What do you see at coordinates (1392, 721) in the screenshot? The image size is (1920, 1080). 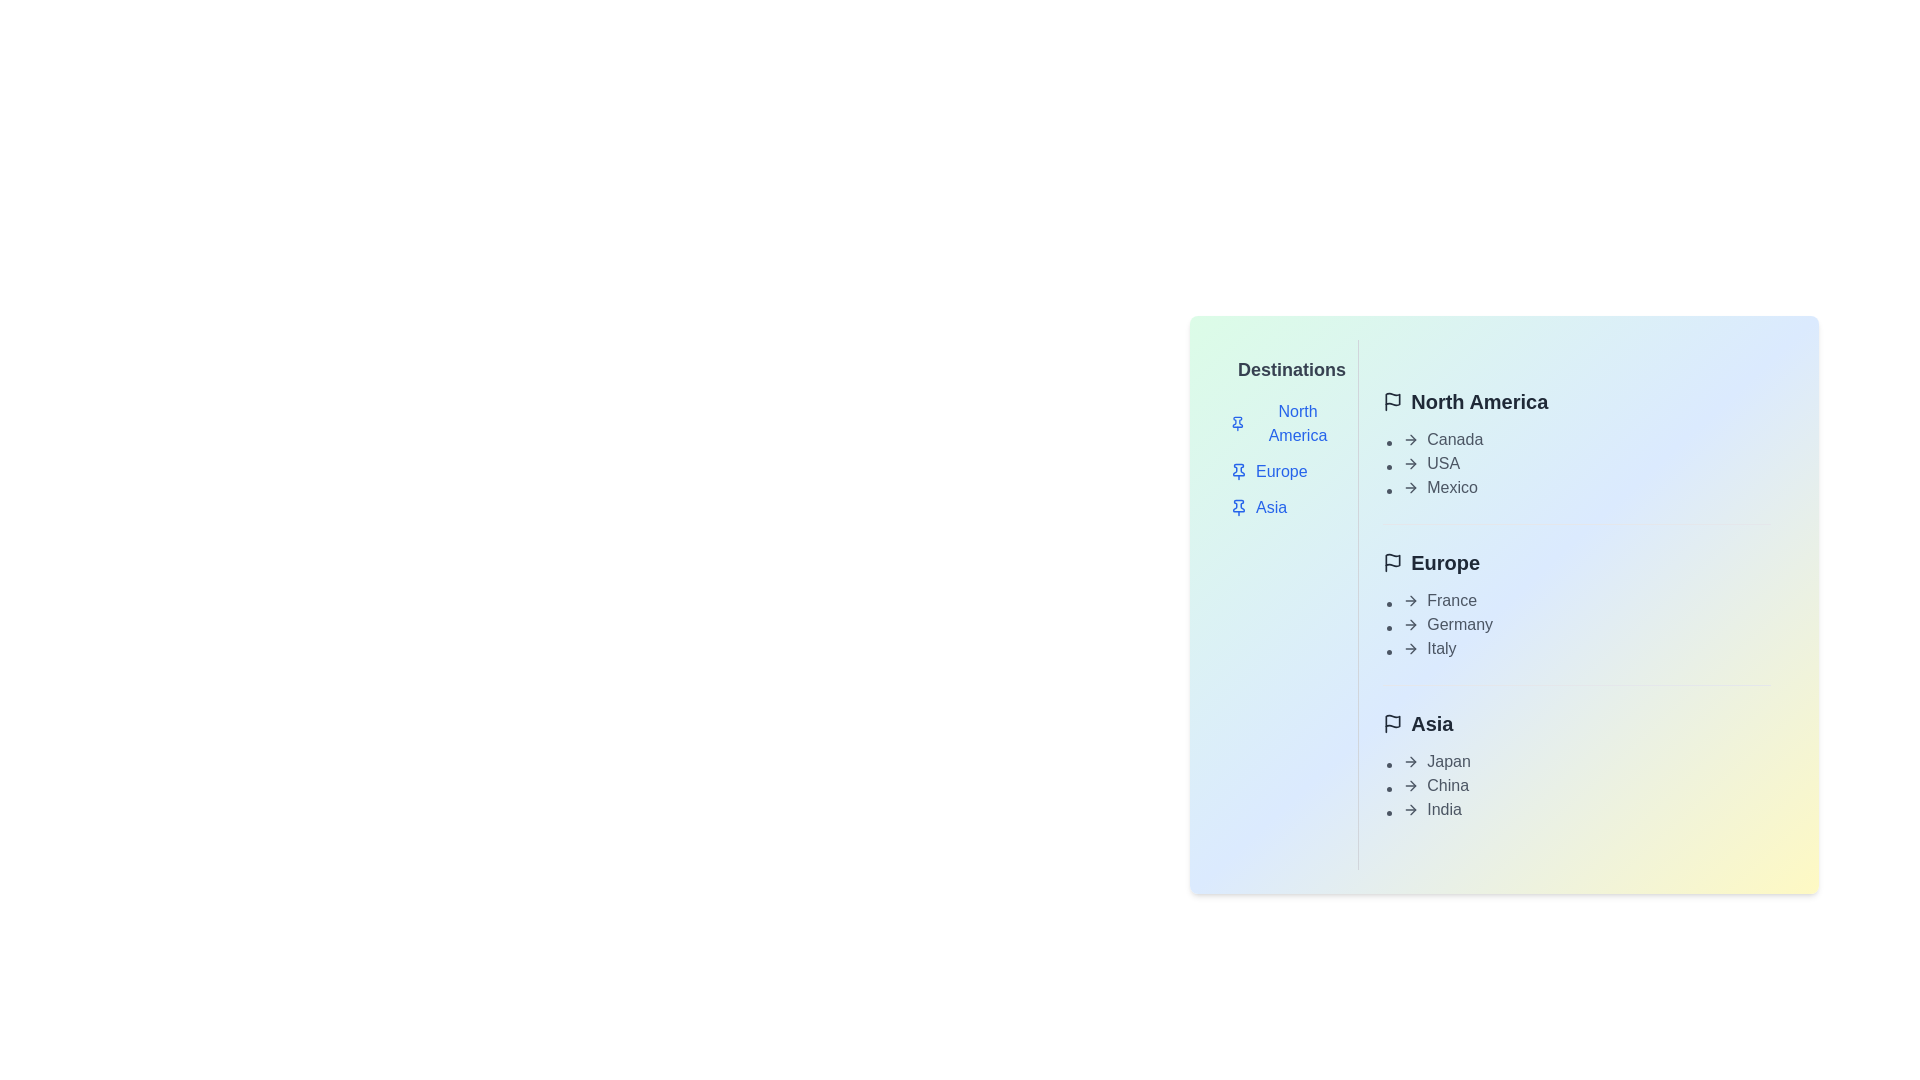 I see `the icon representing the region 'Asia' located to the left of the textual label 'Asia' for interaction` at bounding box center [1392, 721].